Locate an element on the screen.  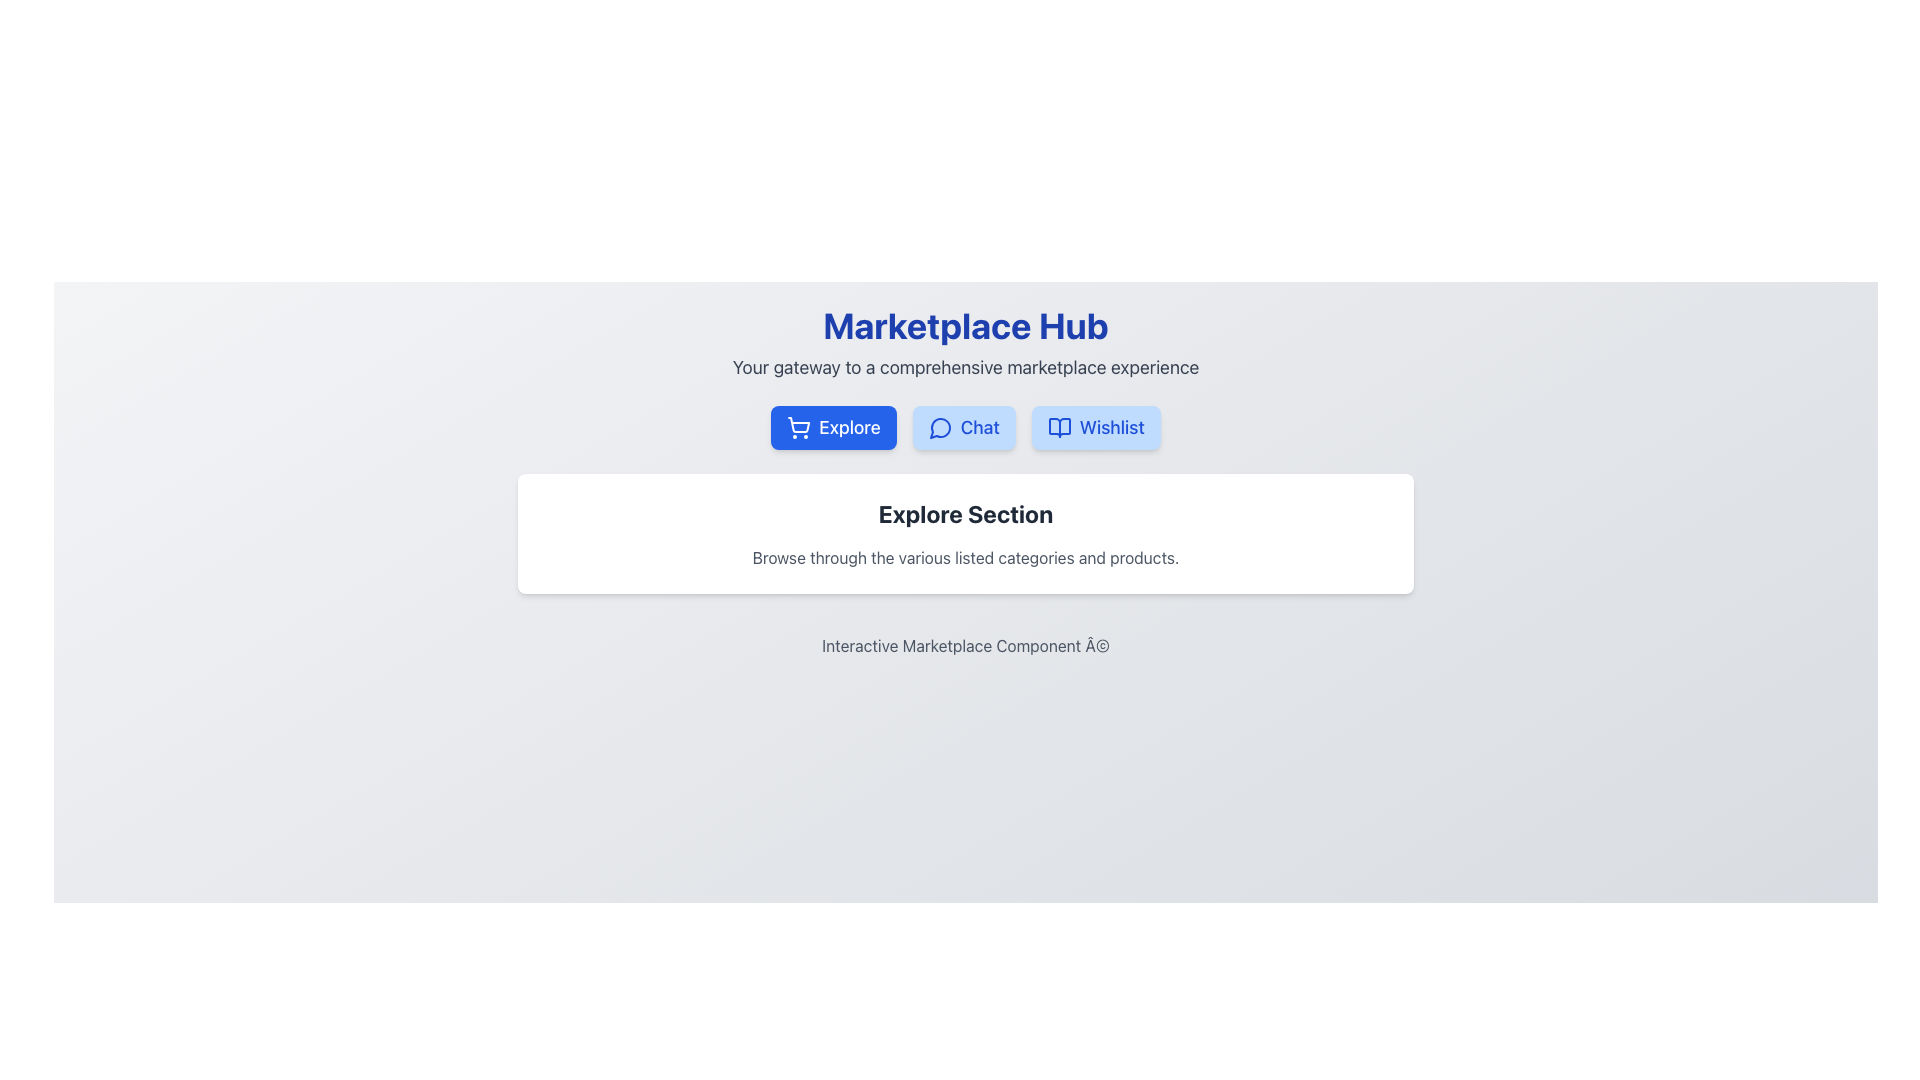
the 'Chat' icon located in the middle of the row of three buttons under the 'Marketplace Hub' header is located at coordinates (939, 427).